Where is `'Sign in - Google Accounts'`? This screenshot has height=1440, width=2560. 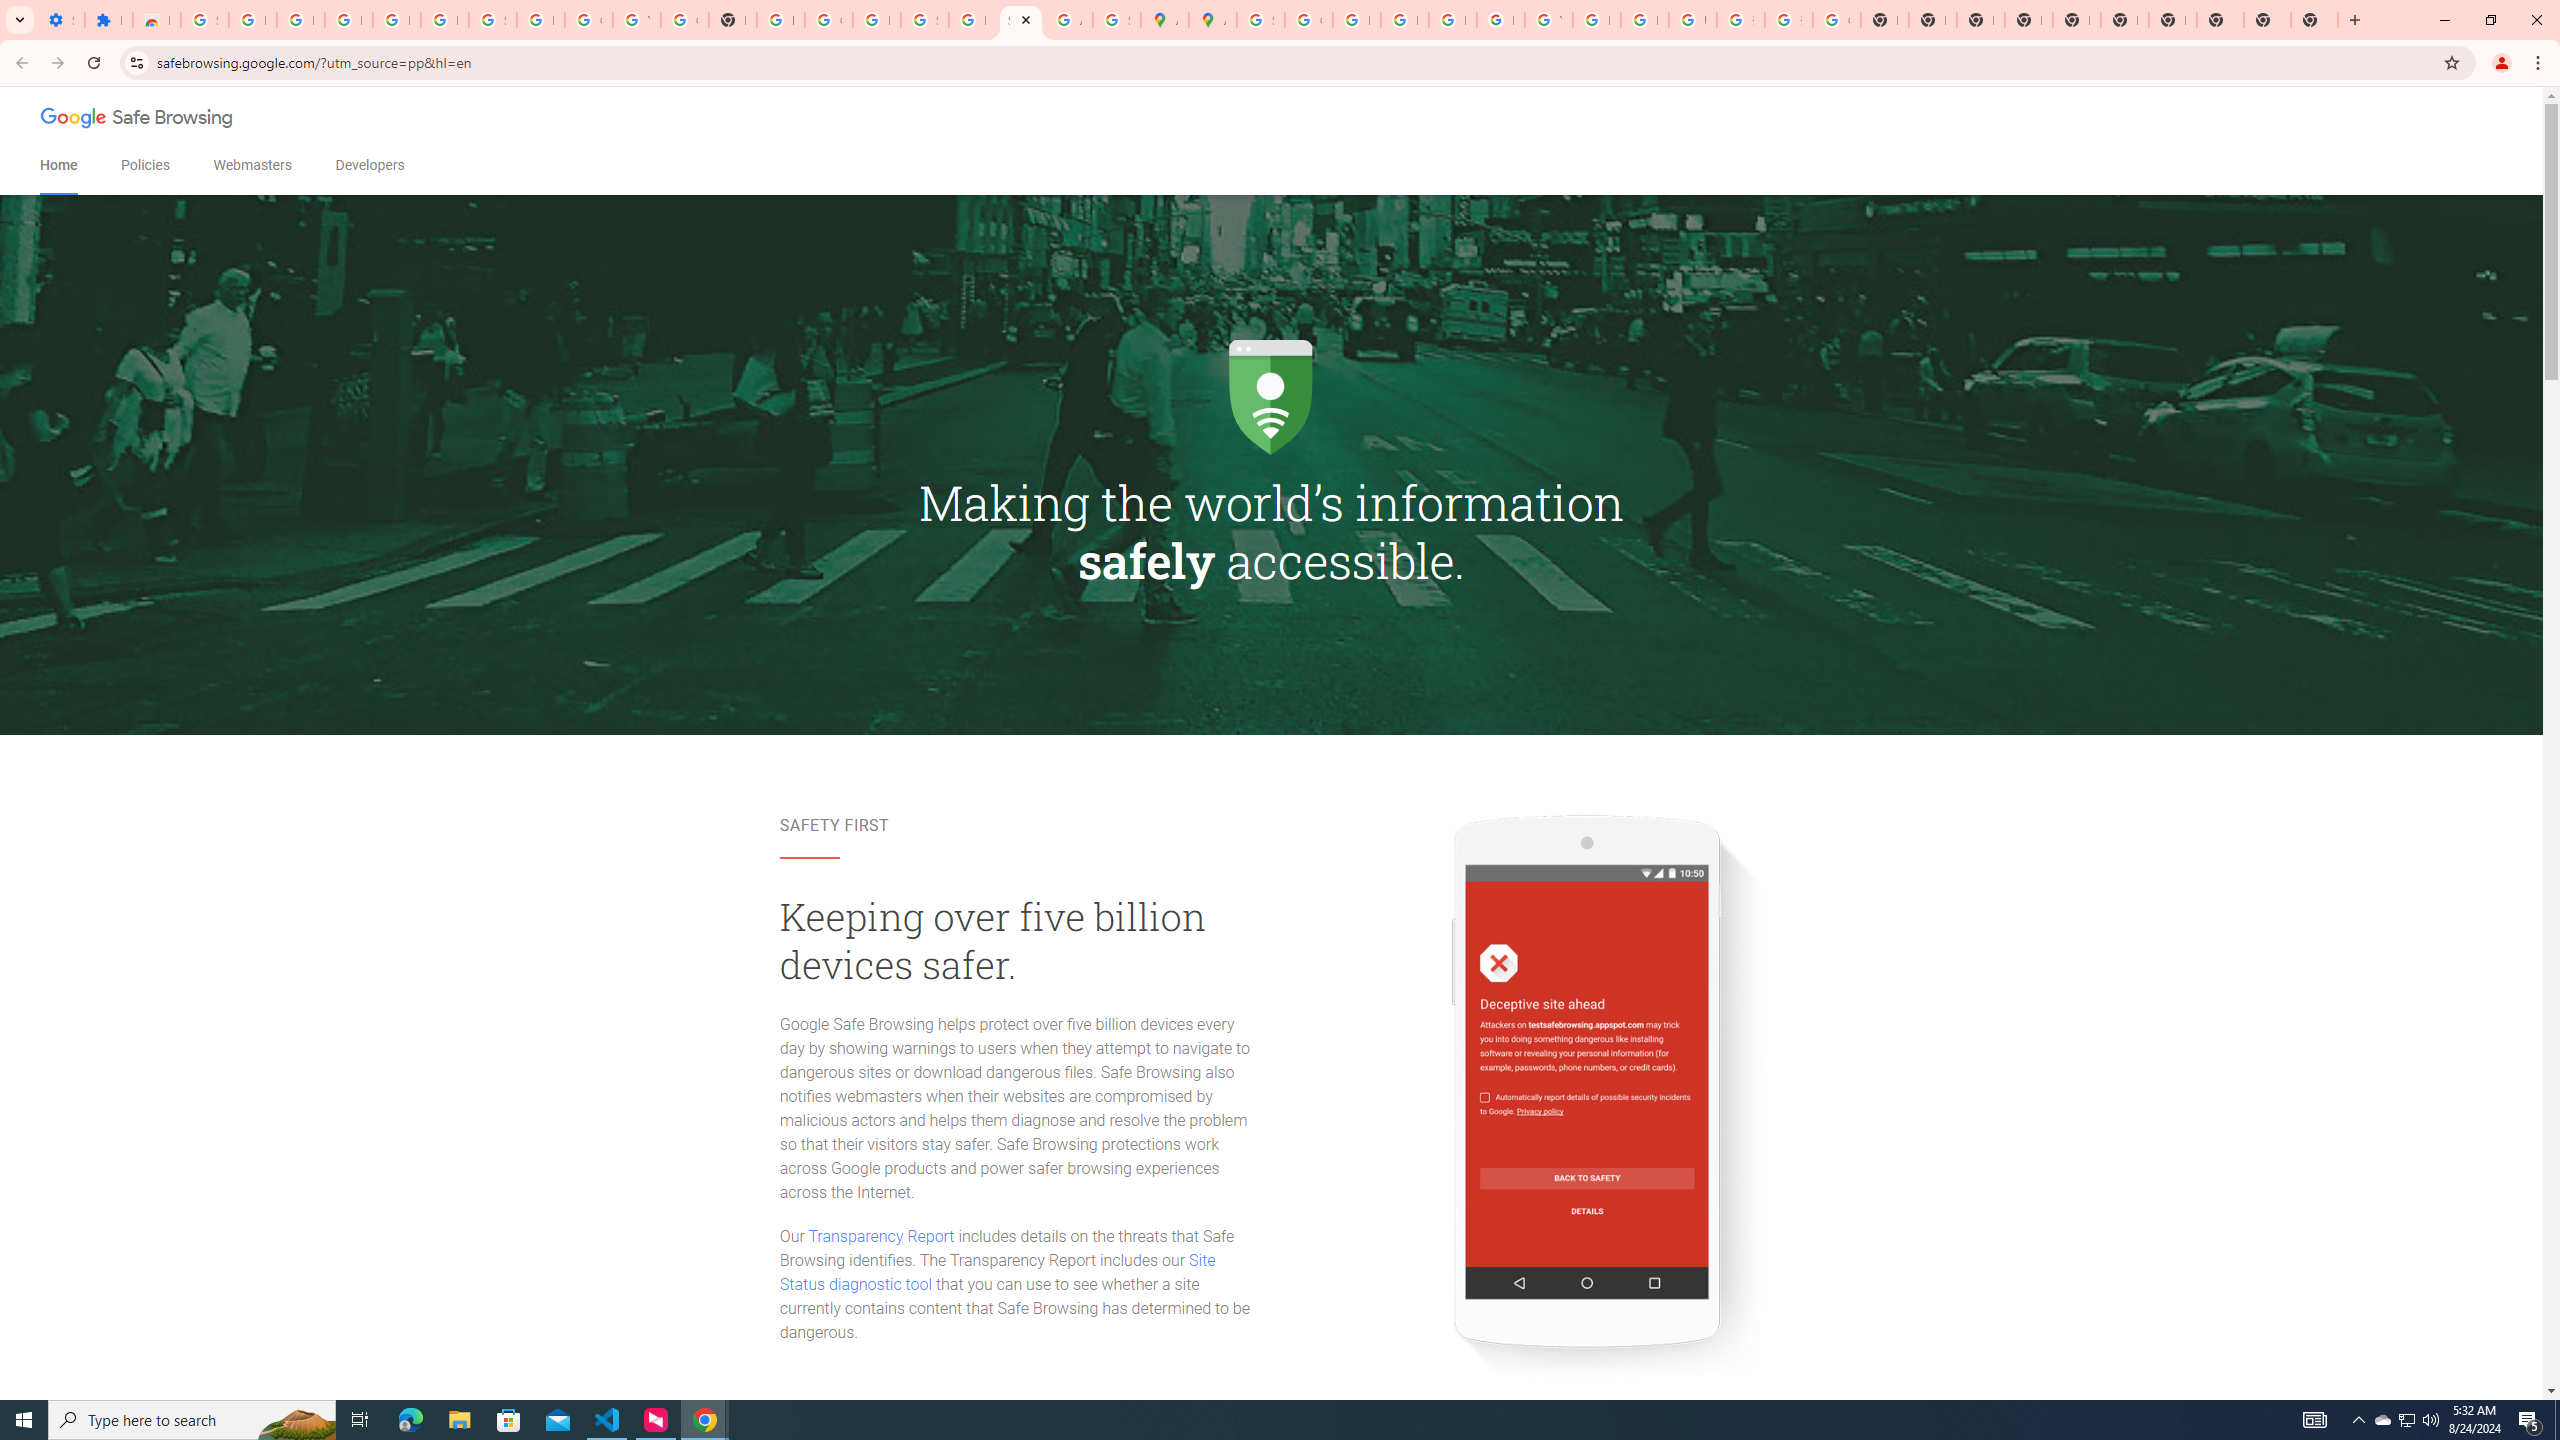 'Sign in - Google Accounts' is located at coordinates (203, 19).